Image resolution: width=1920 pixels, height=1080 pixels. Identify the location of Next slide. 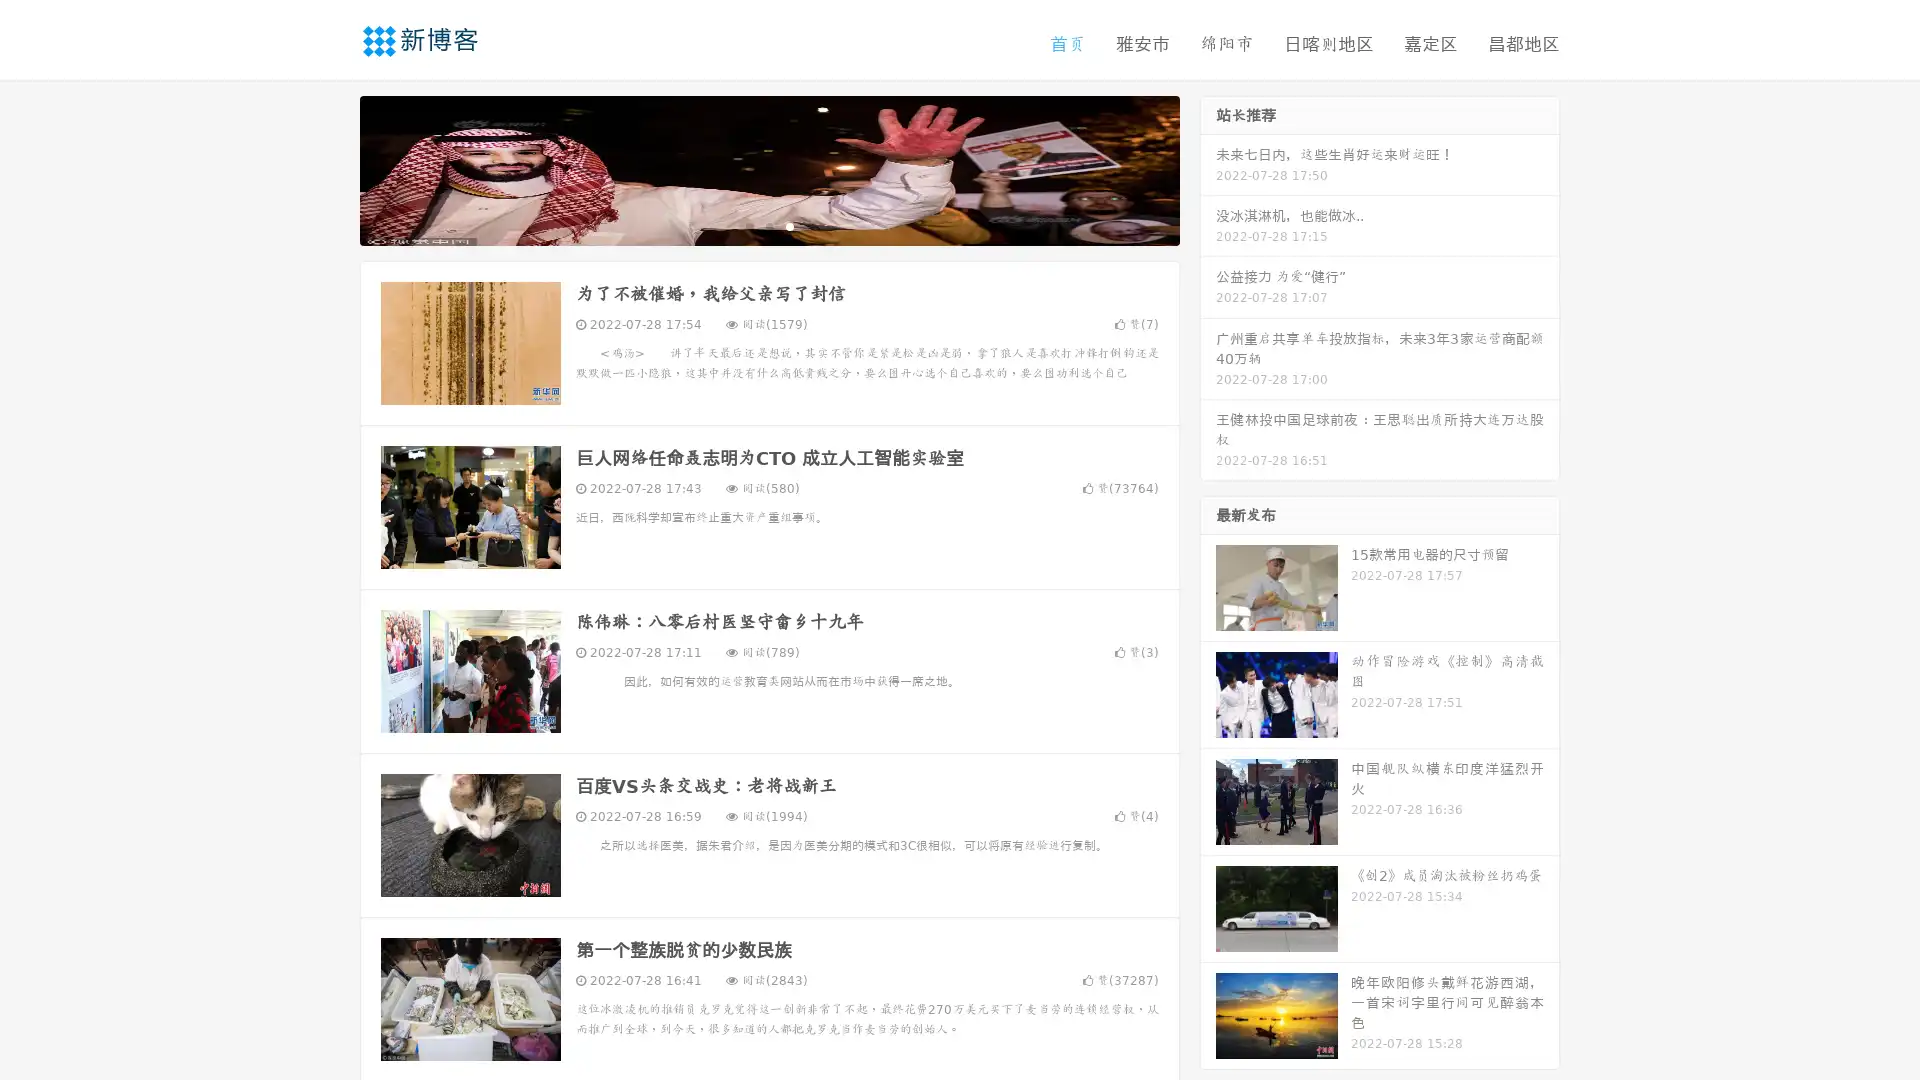
(1208, 168).